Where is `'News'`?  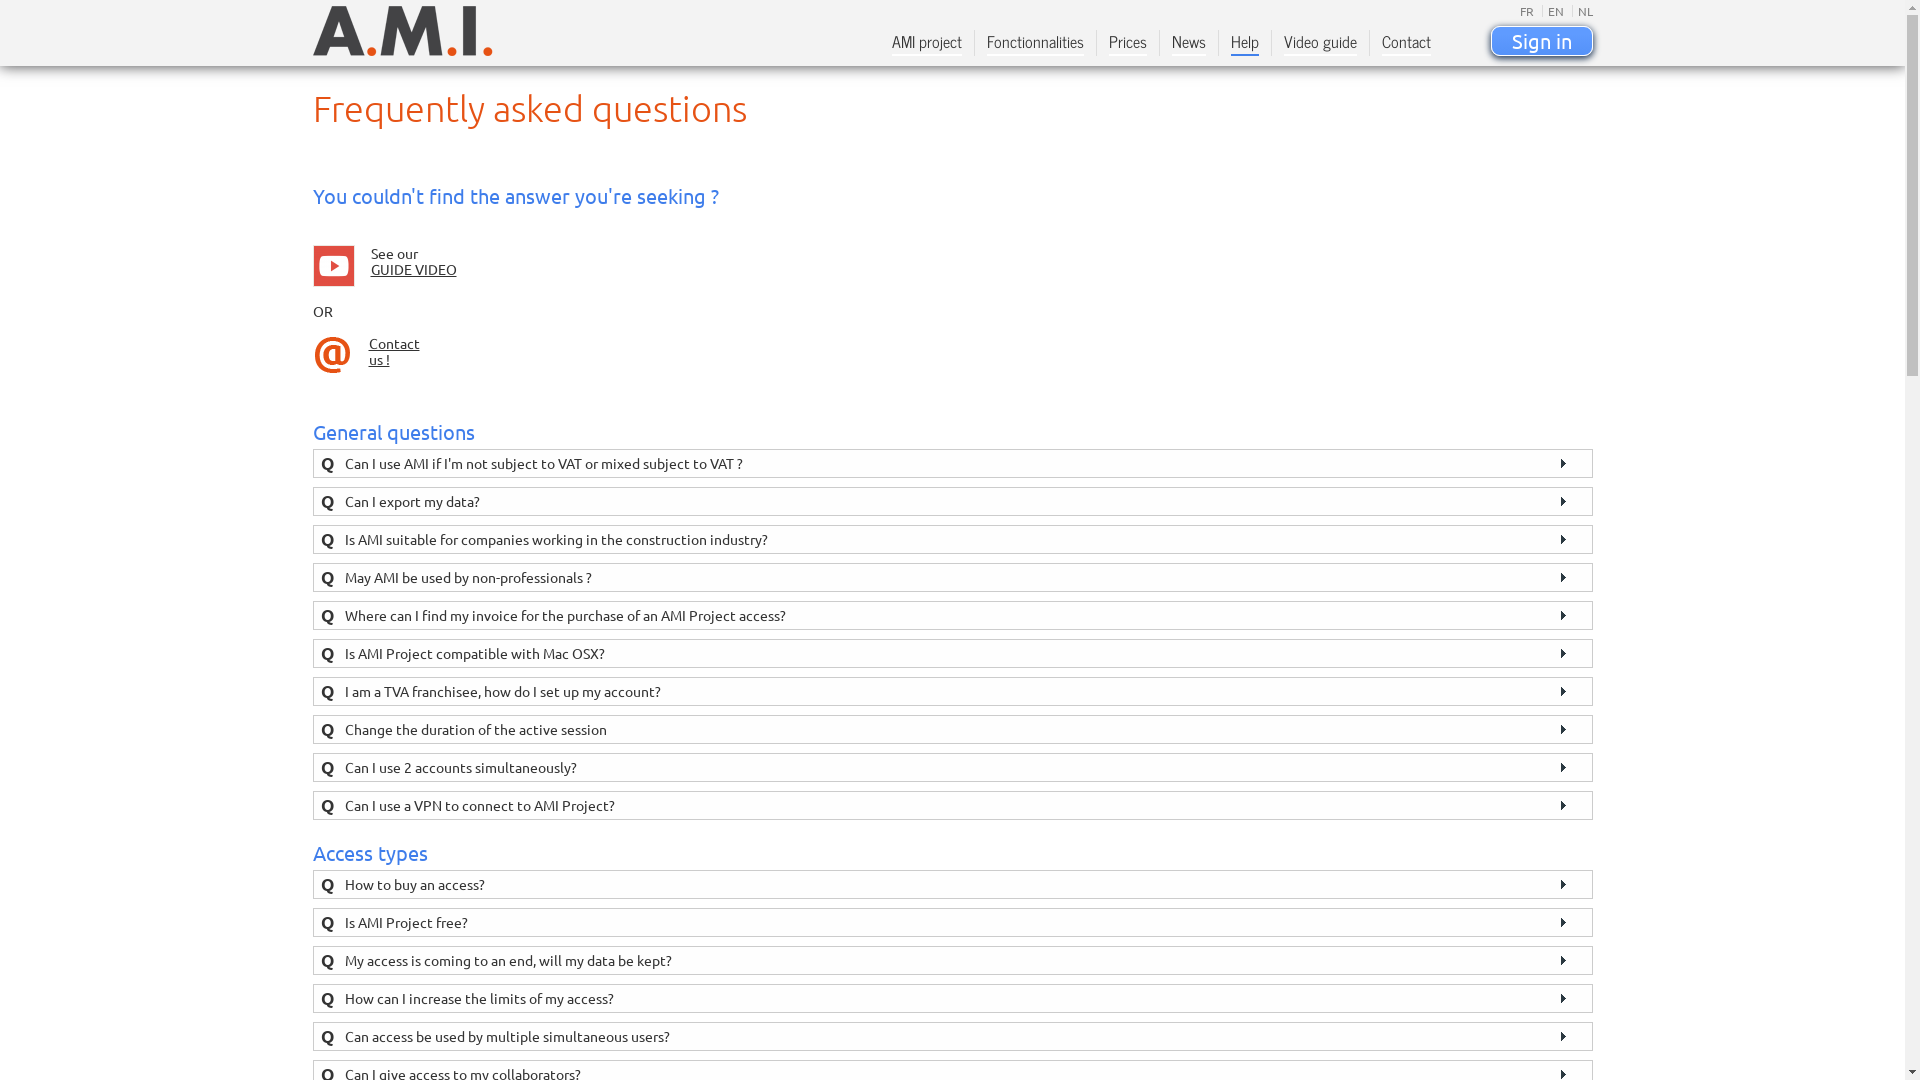 'News' is located at coordinates (1189, 44).